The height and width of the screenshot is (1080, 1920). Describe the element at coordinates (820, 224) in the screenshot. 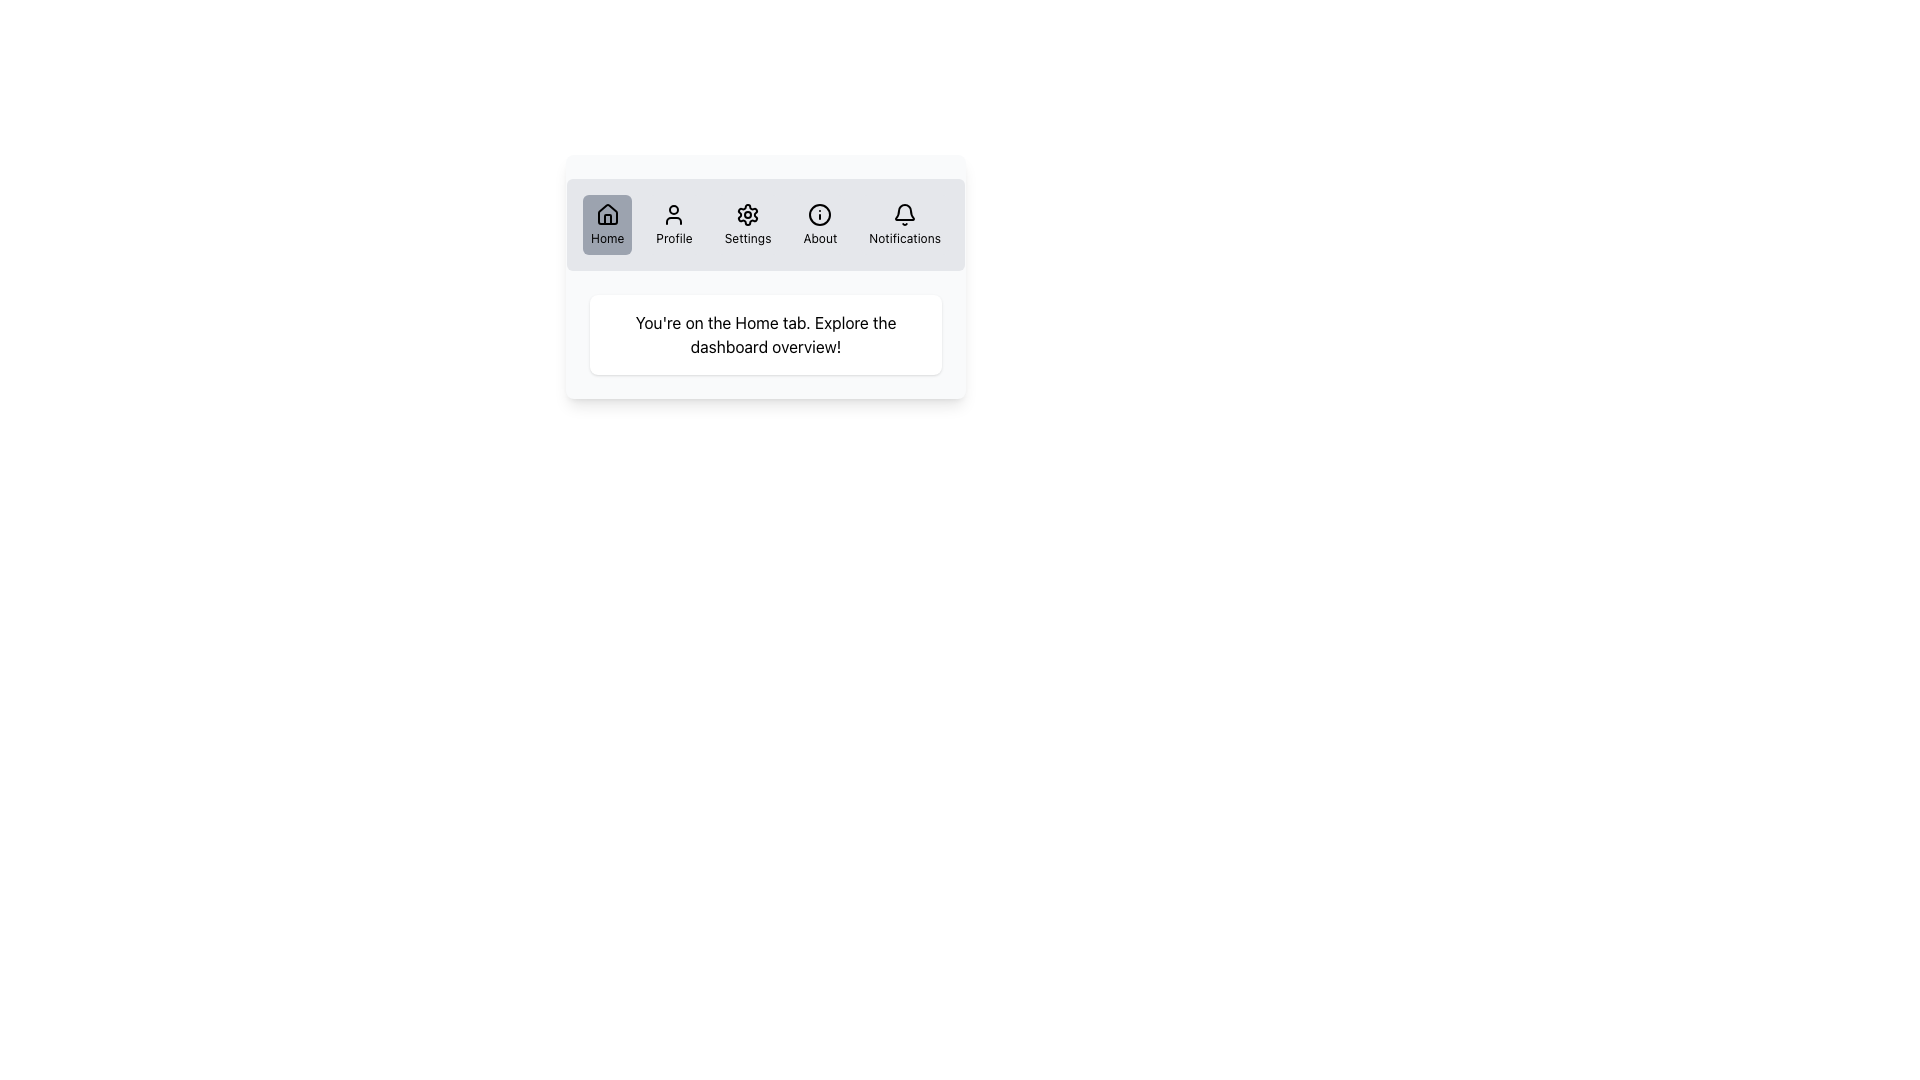

I see `the fourth button in a group of five buttons, positioned between the 'Settings' button and the 'Notifications' button` at that location.